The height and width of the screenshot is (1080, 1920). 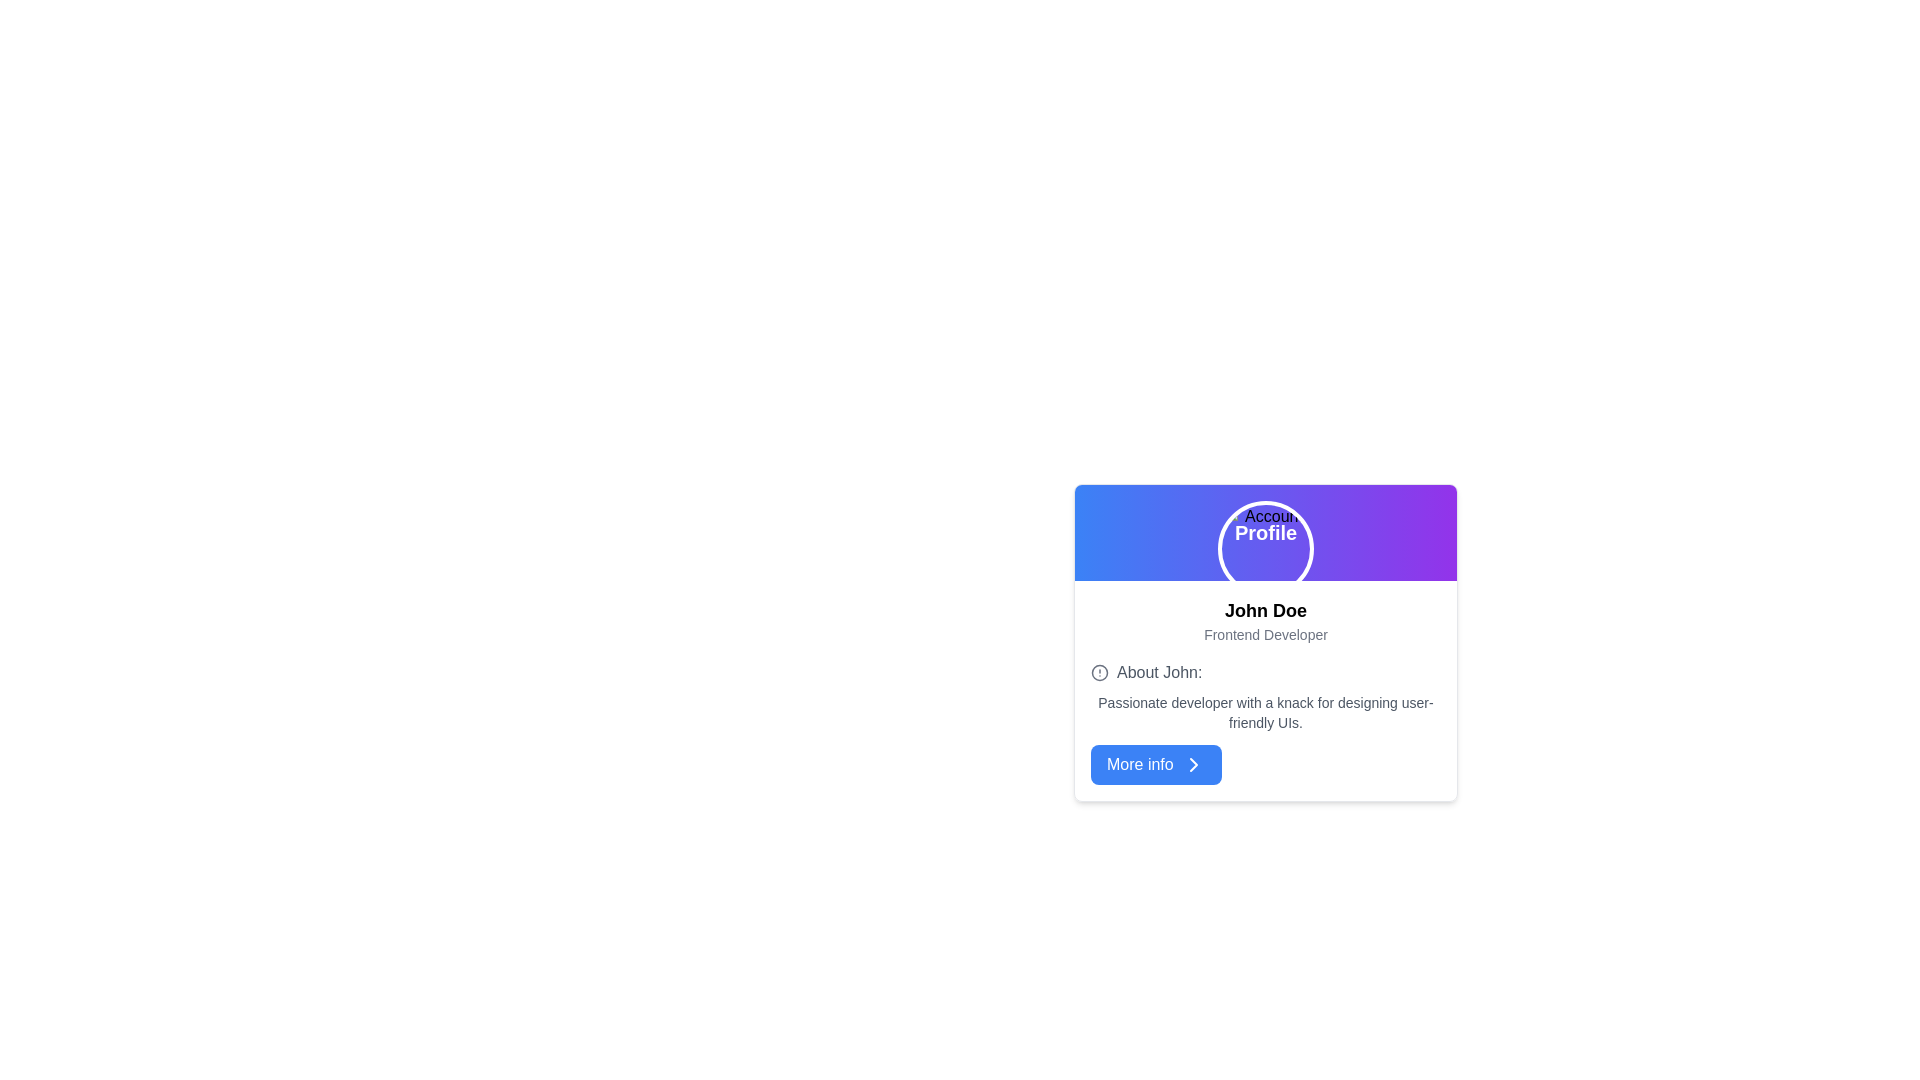 I want to click on text label that displays 'Profile' in bold white font, located at the center of the colorful gradient background in the header area of the user profile card, so click(x=1265, y=531).